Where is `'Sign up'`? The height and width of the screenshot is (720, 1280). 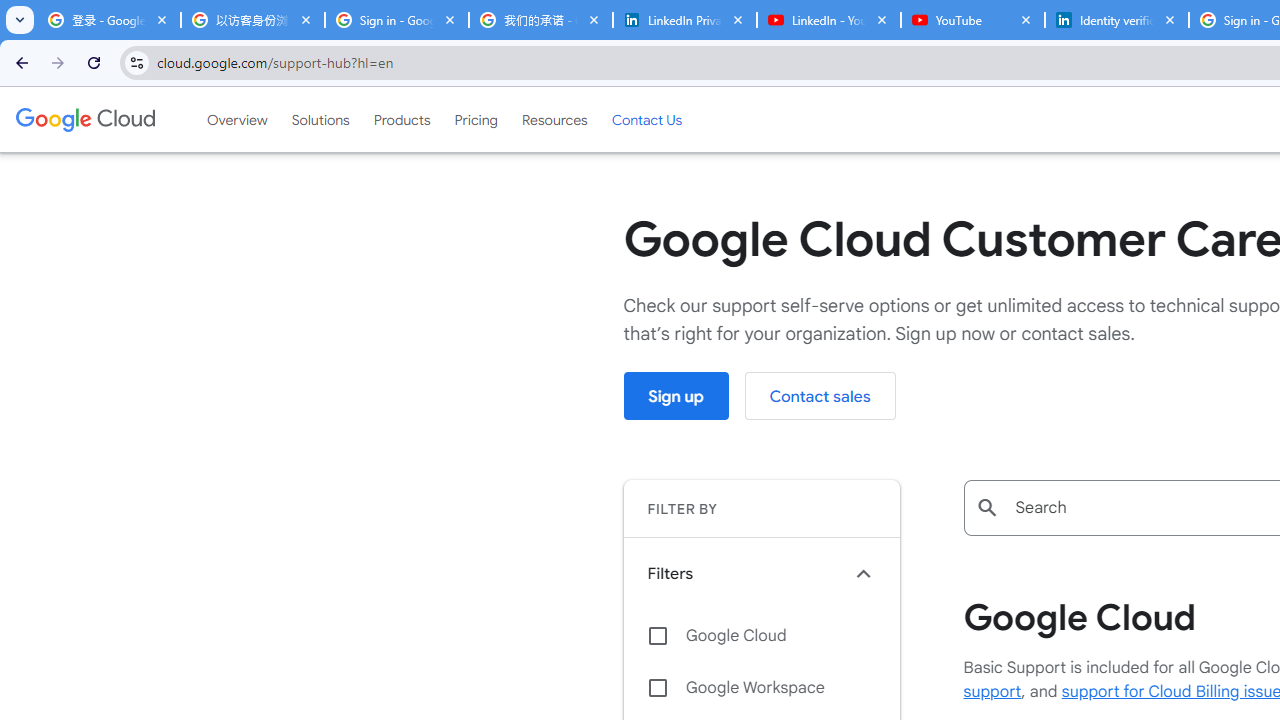
'Sign up' is located at coordinates (676, 396).